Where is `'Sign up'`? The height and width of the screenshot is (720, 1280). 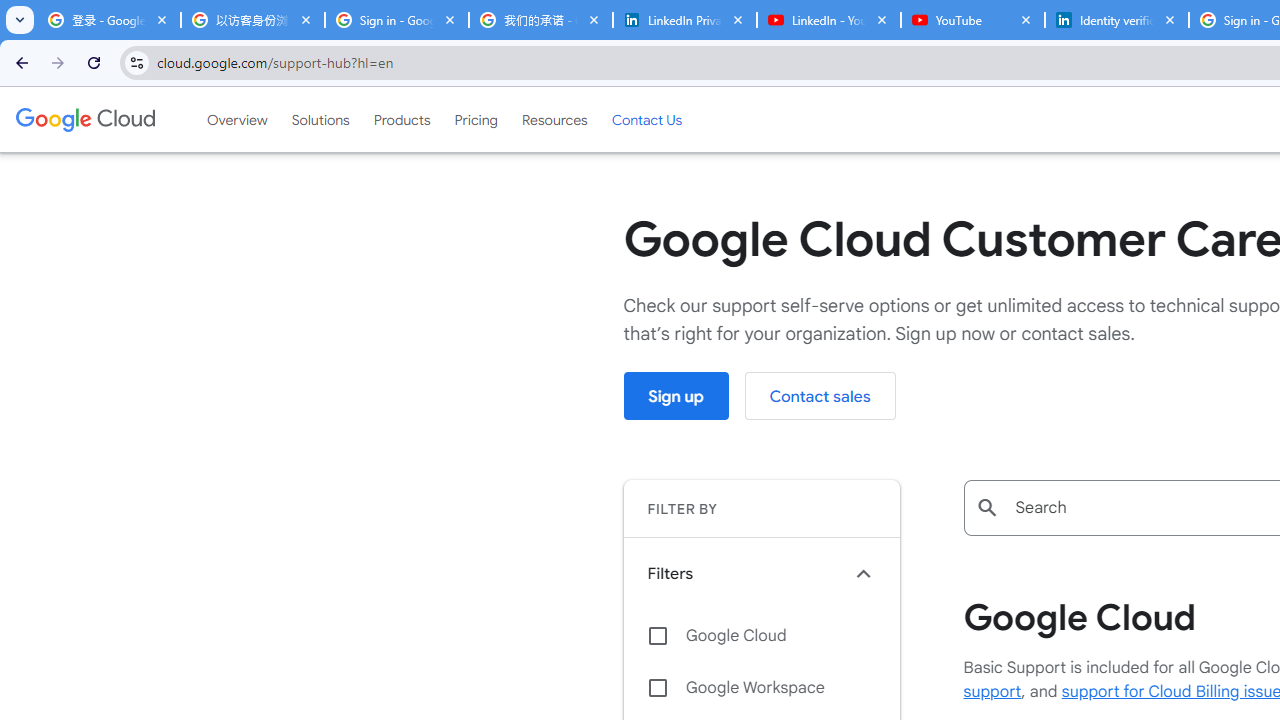
'Sign up' is located at coordinates (676, 396).